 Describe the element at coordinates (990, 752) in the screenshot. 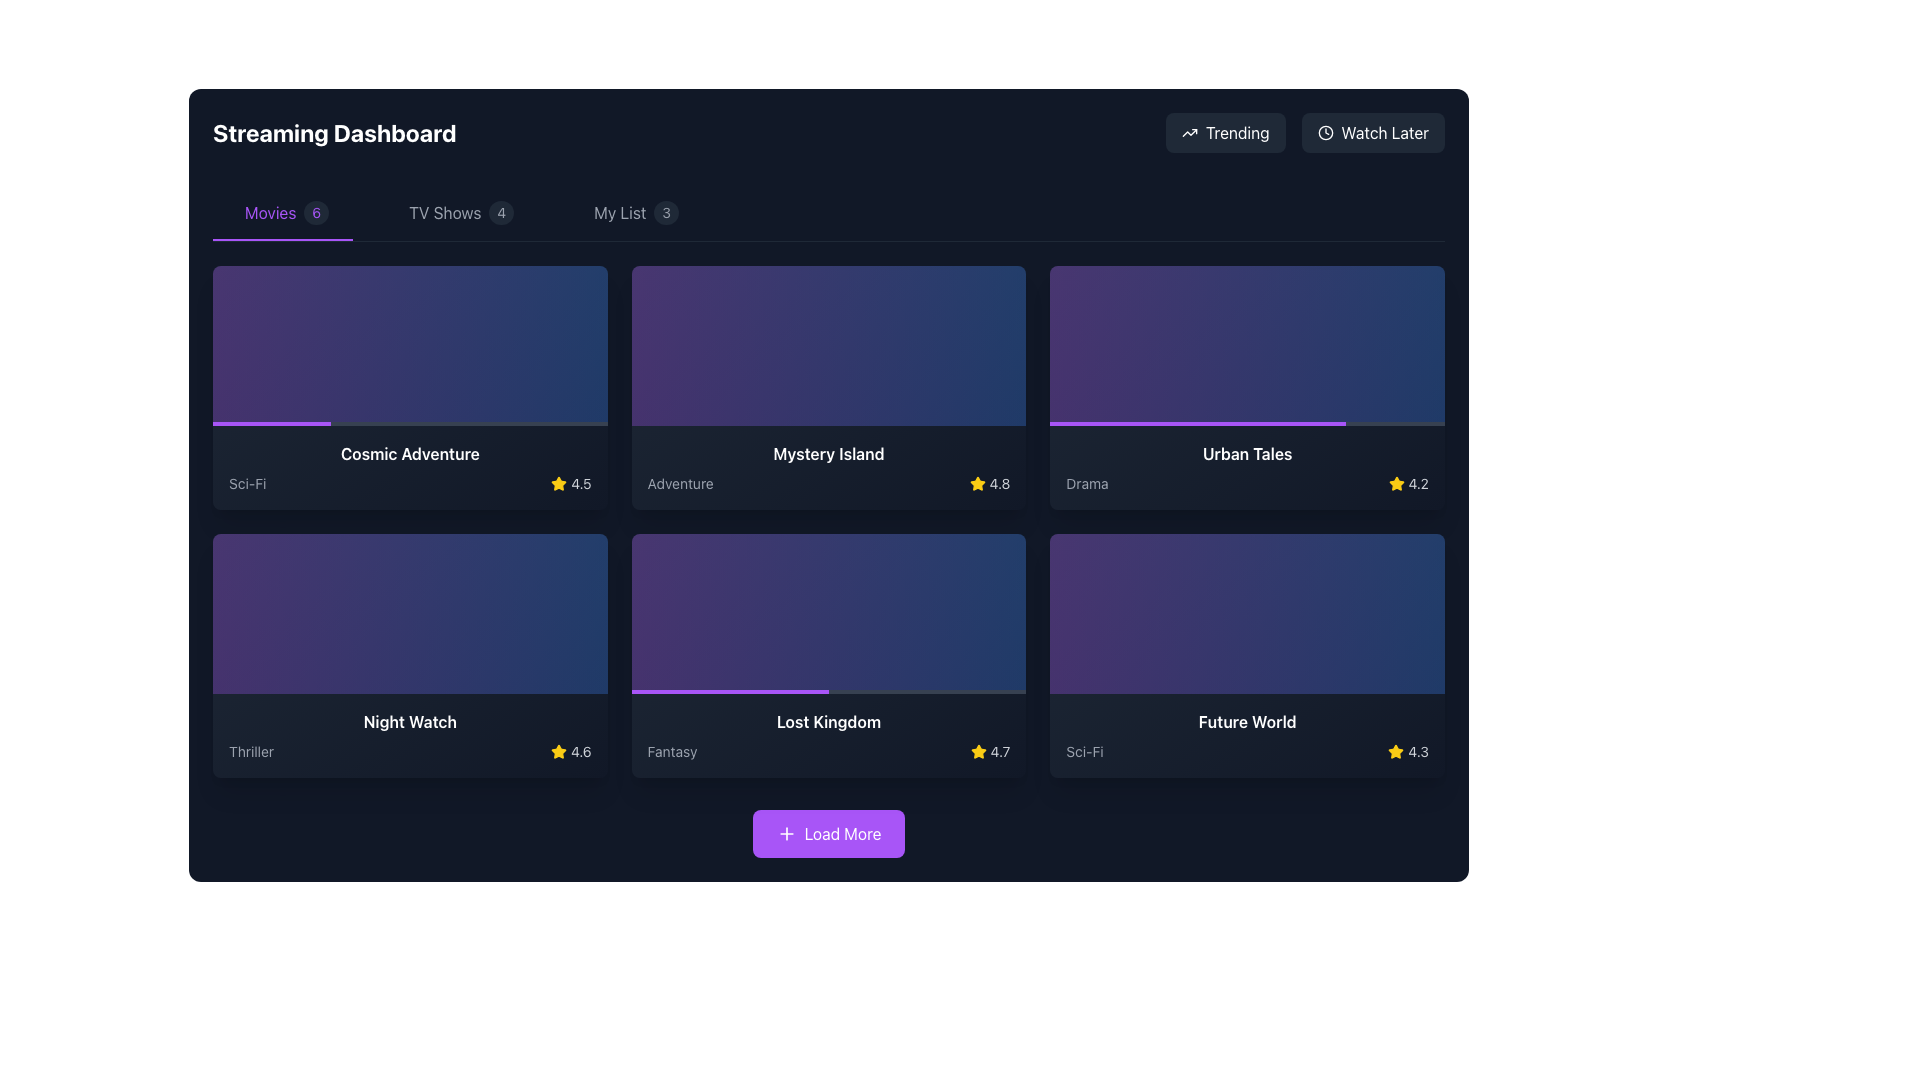

I see `the numerical value '4.7' displayed in the Rating Display of the 'Lost Kingdom' card, located to the right of the 'Fantasy' label` at that location.